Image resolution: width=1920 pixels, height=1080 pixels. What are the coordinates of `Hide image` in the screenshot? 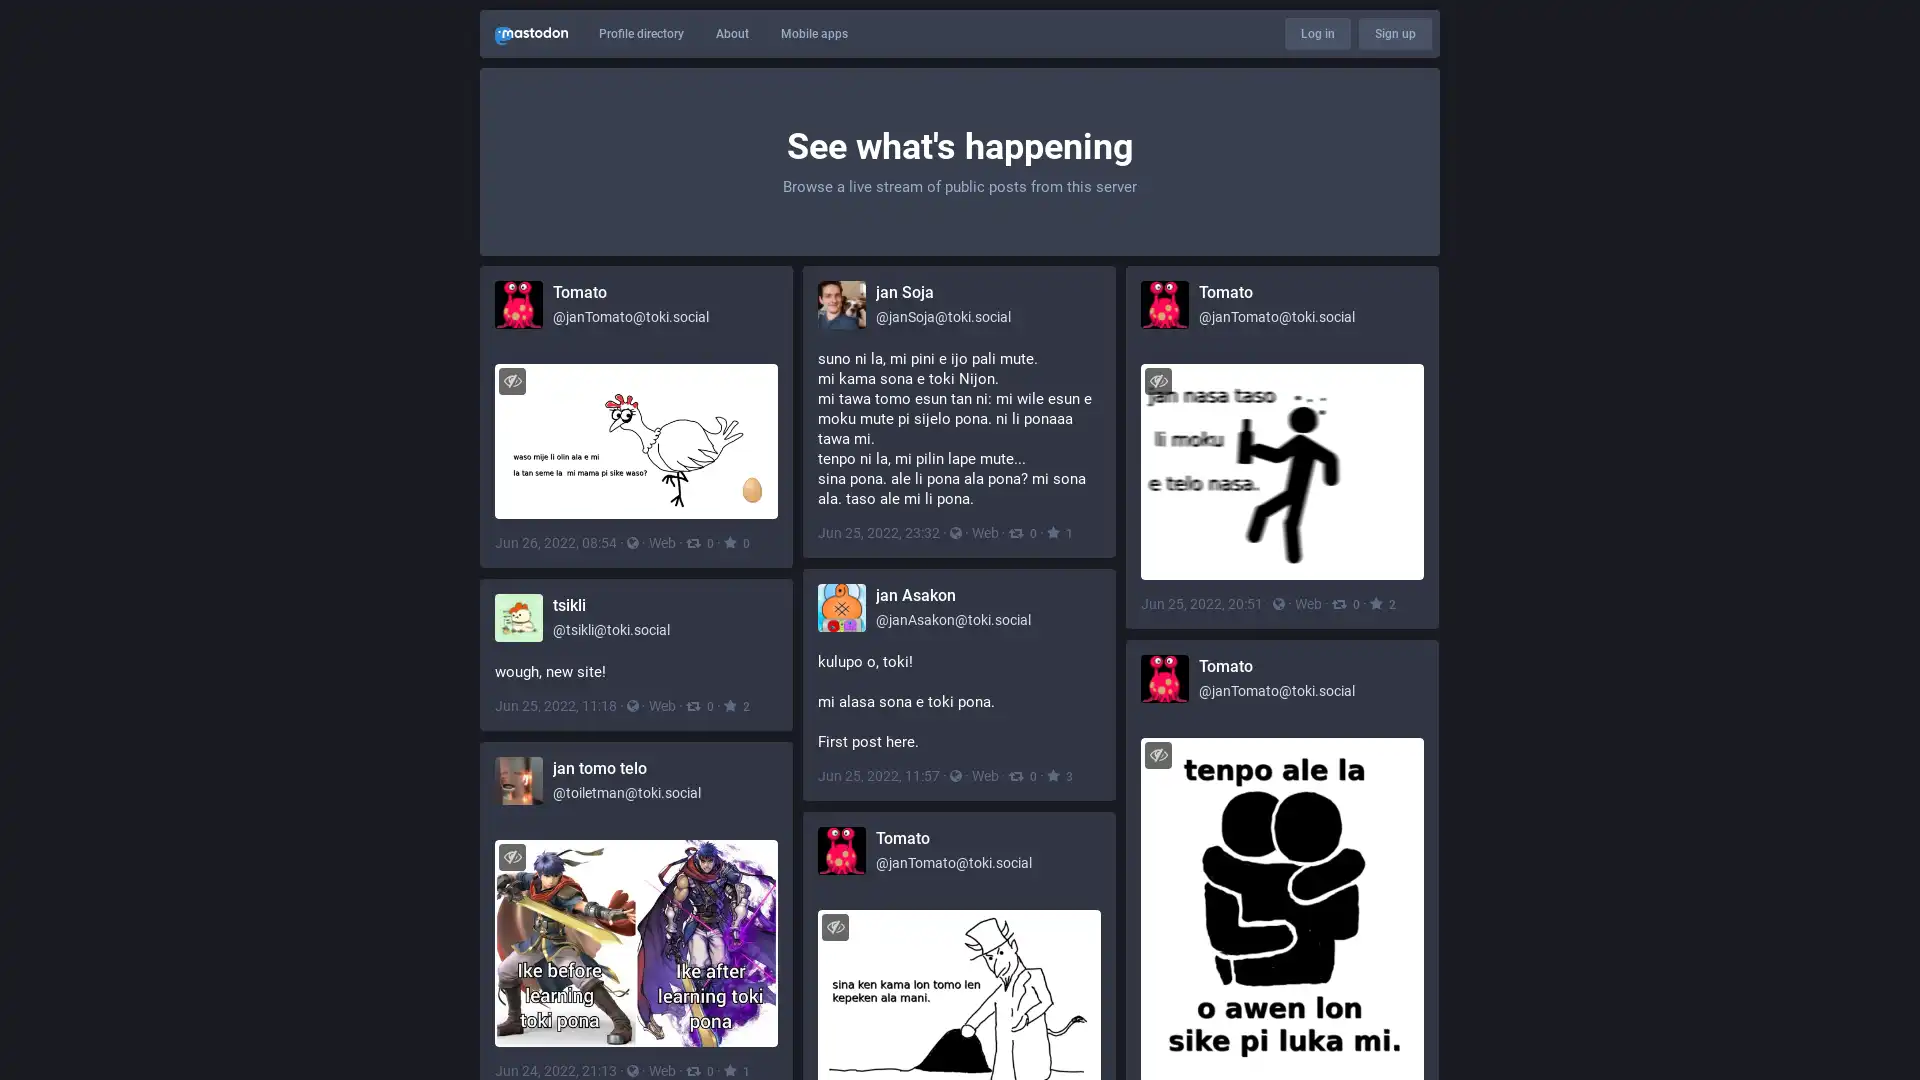 It's located at (835, 926).